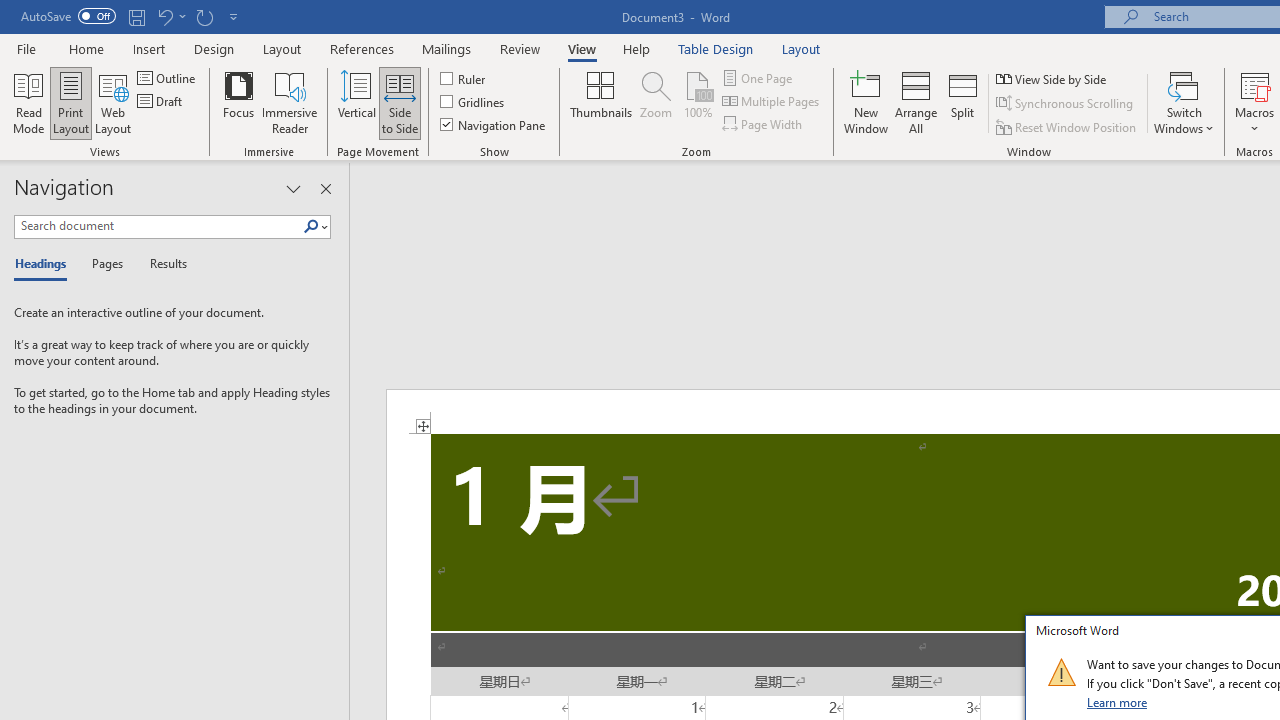  What do you see at coordinates (357, 103) in the screenshot?
I see `'Vertical'` at bounding box center [357, 103].